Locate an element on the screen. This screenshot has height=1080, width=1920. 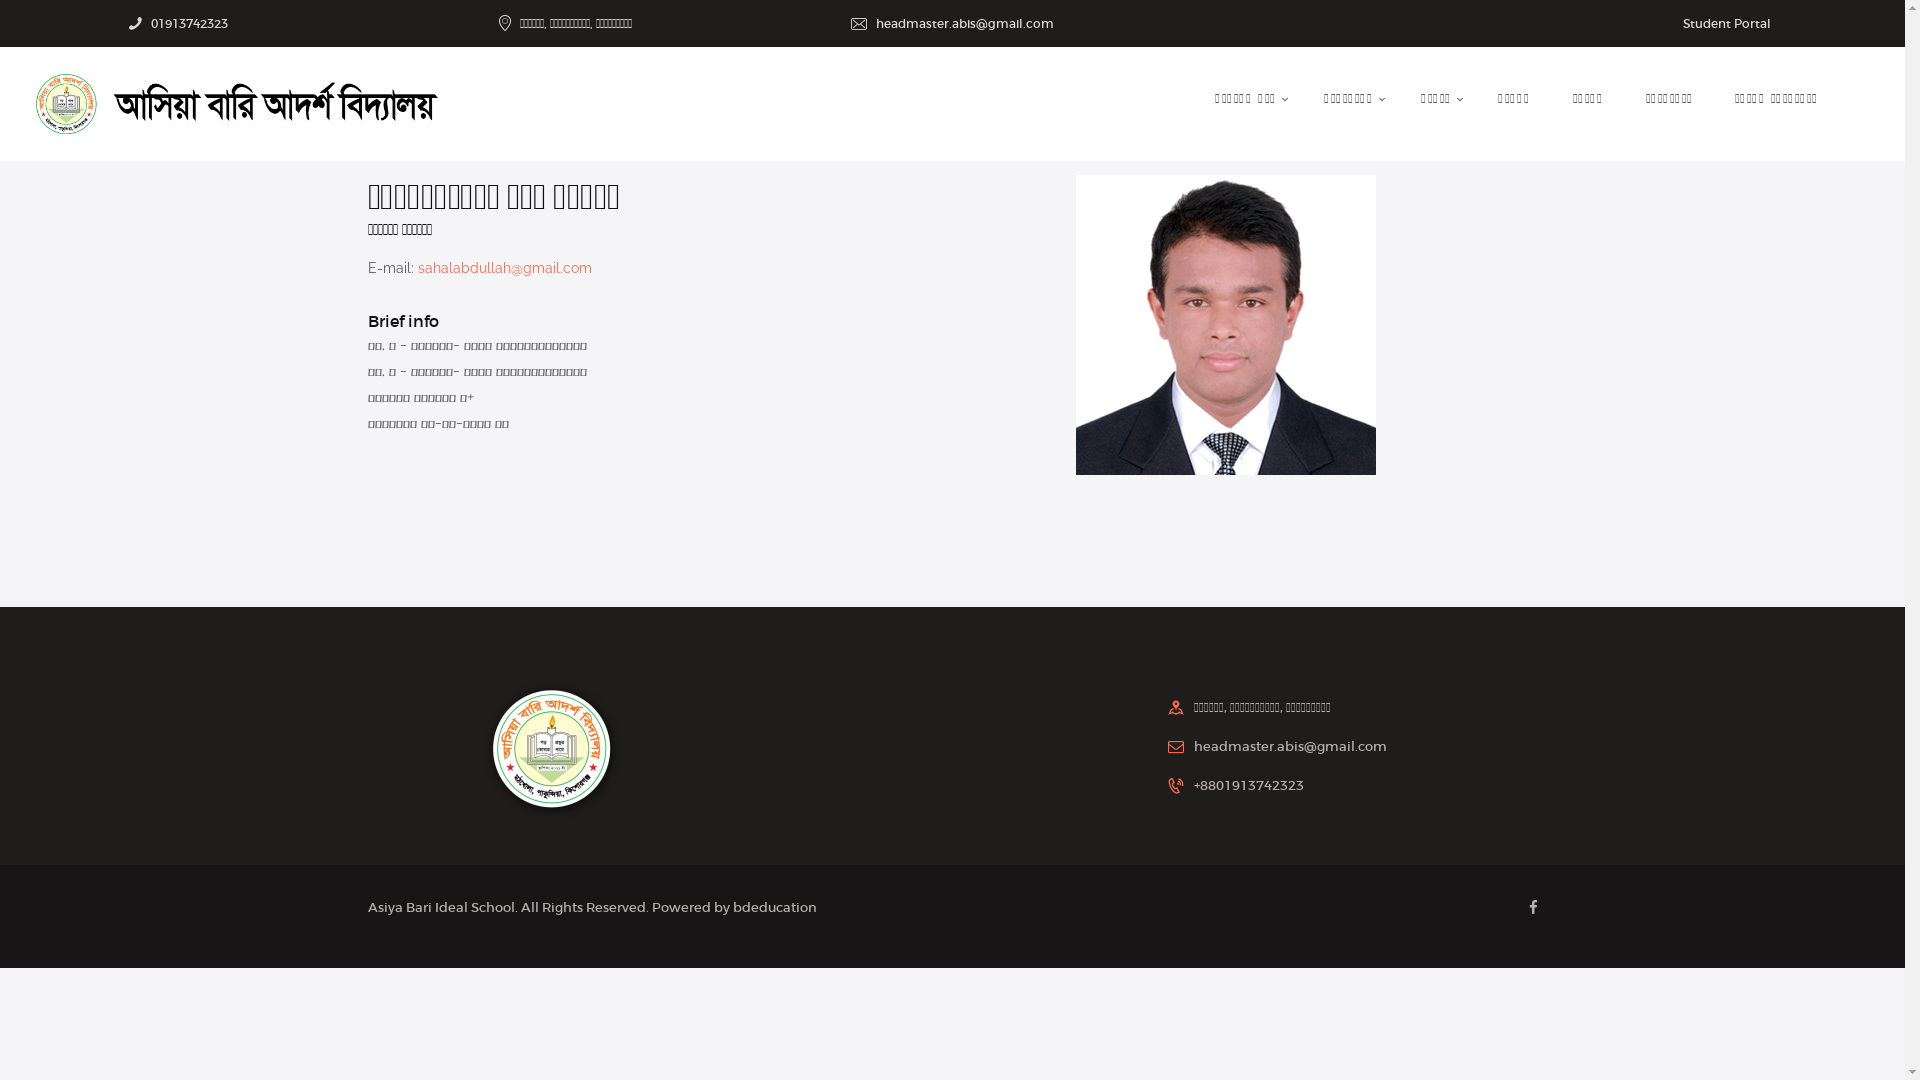
'+8801913742323' is located at coordinates (1194, 784).